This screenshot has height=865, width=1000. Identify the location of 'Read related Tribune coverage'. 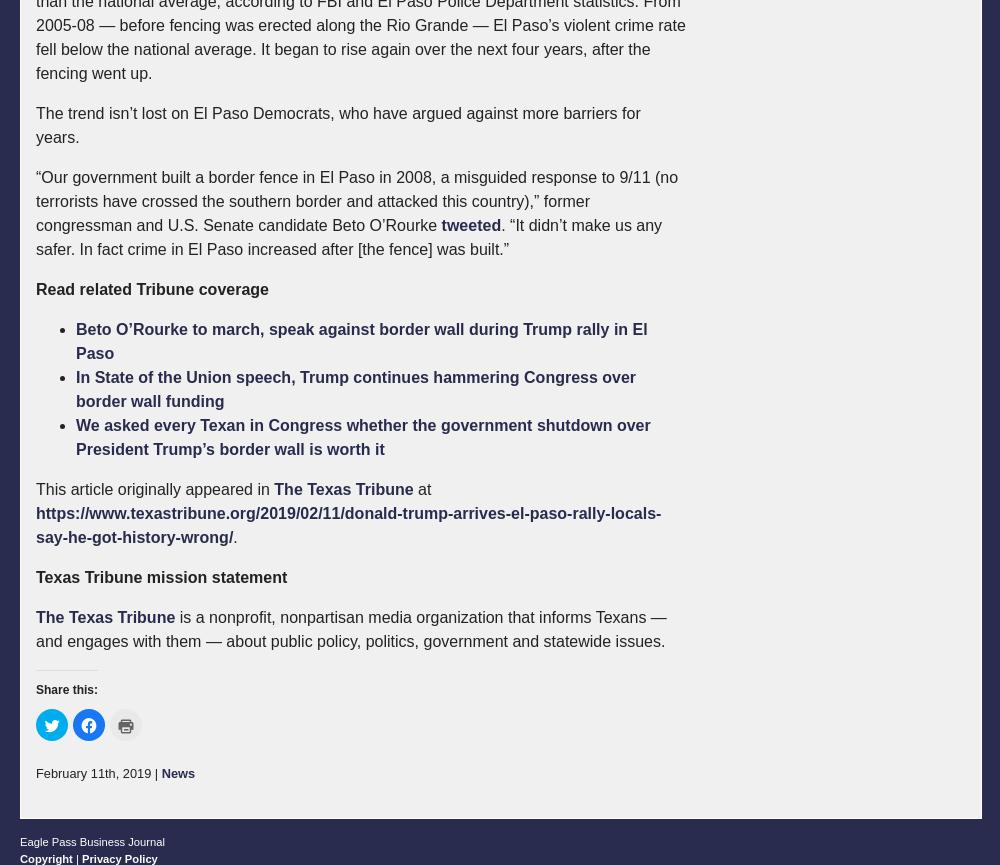
(152, 289).